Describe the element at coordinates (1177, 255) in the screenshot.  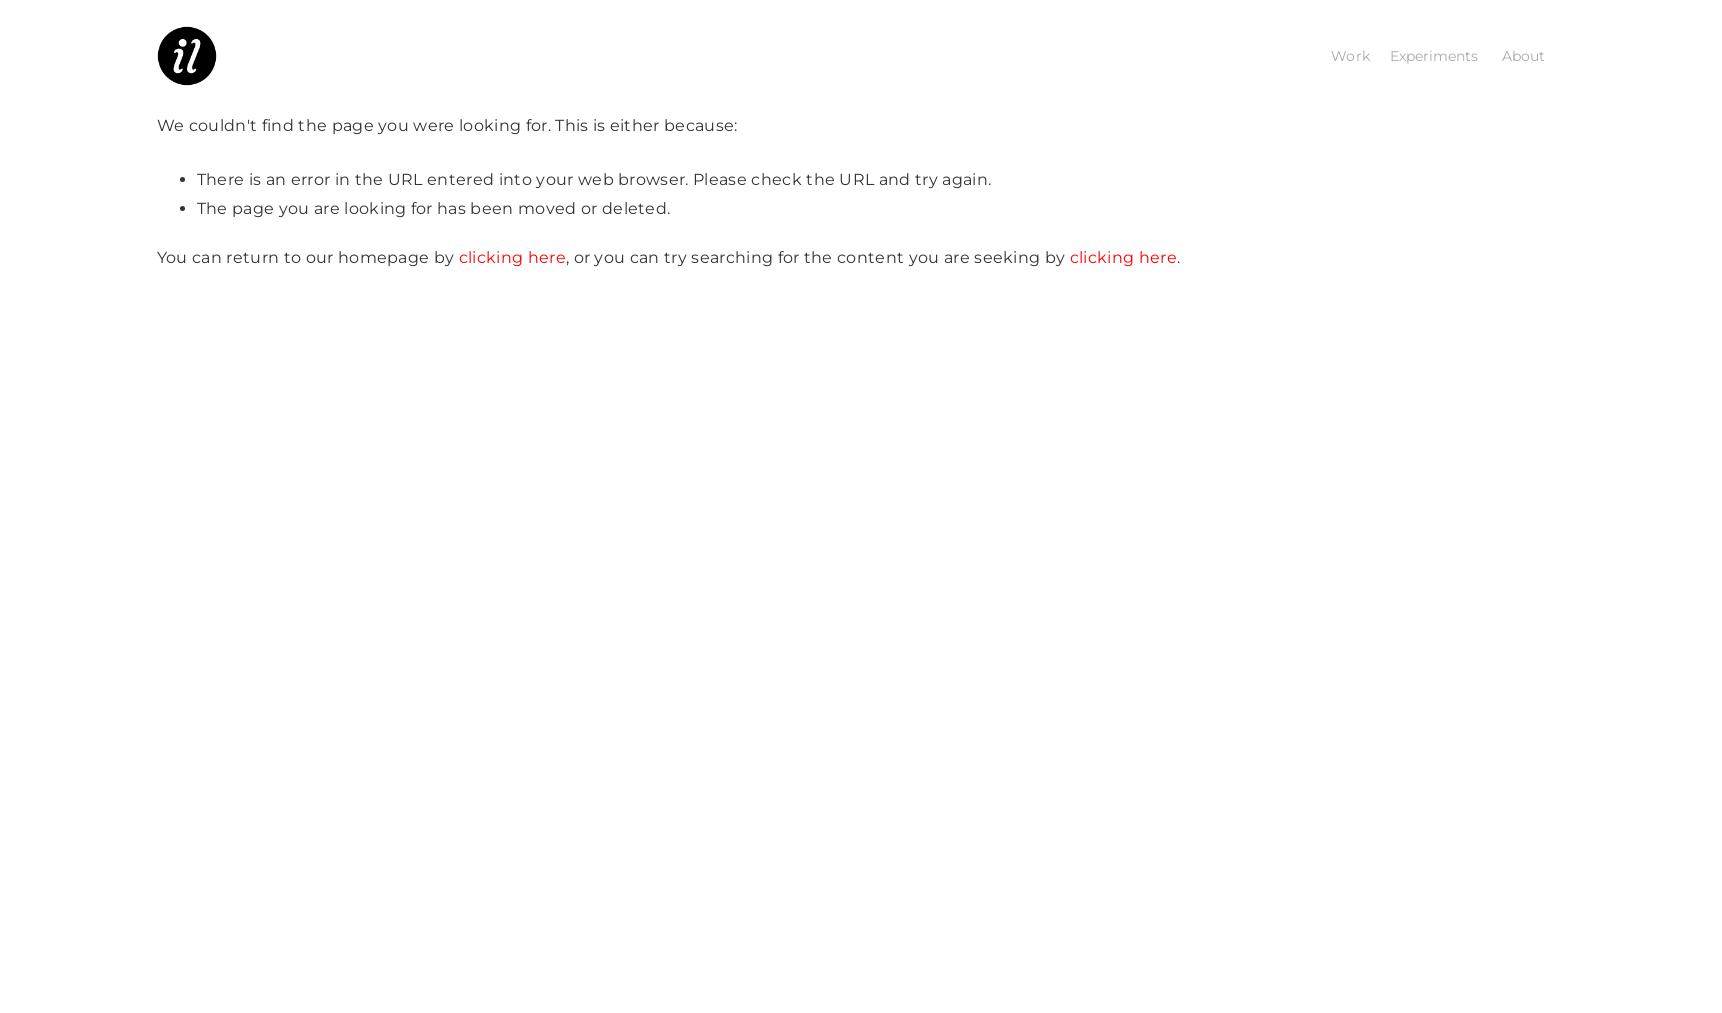
I see `'.'` at that location.